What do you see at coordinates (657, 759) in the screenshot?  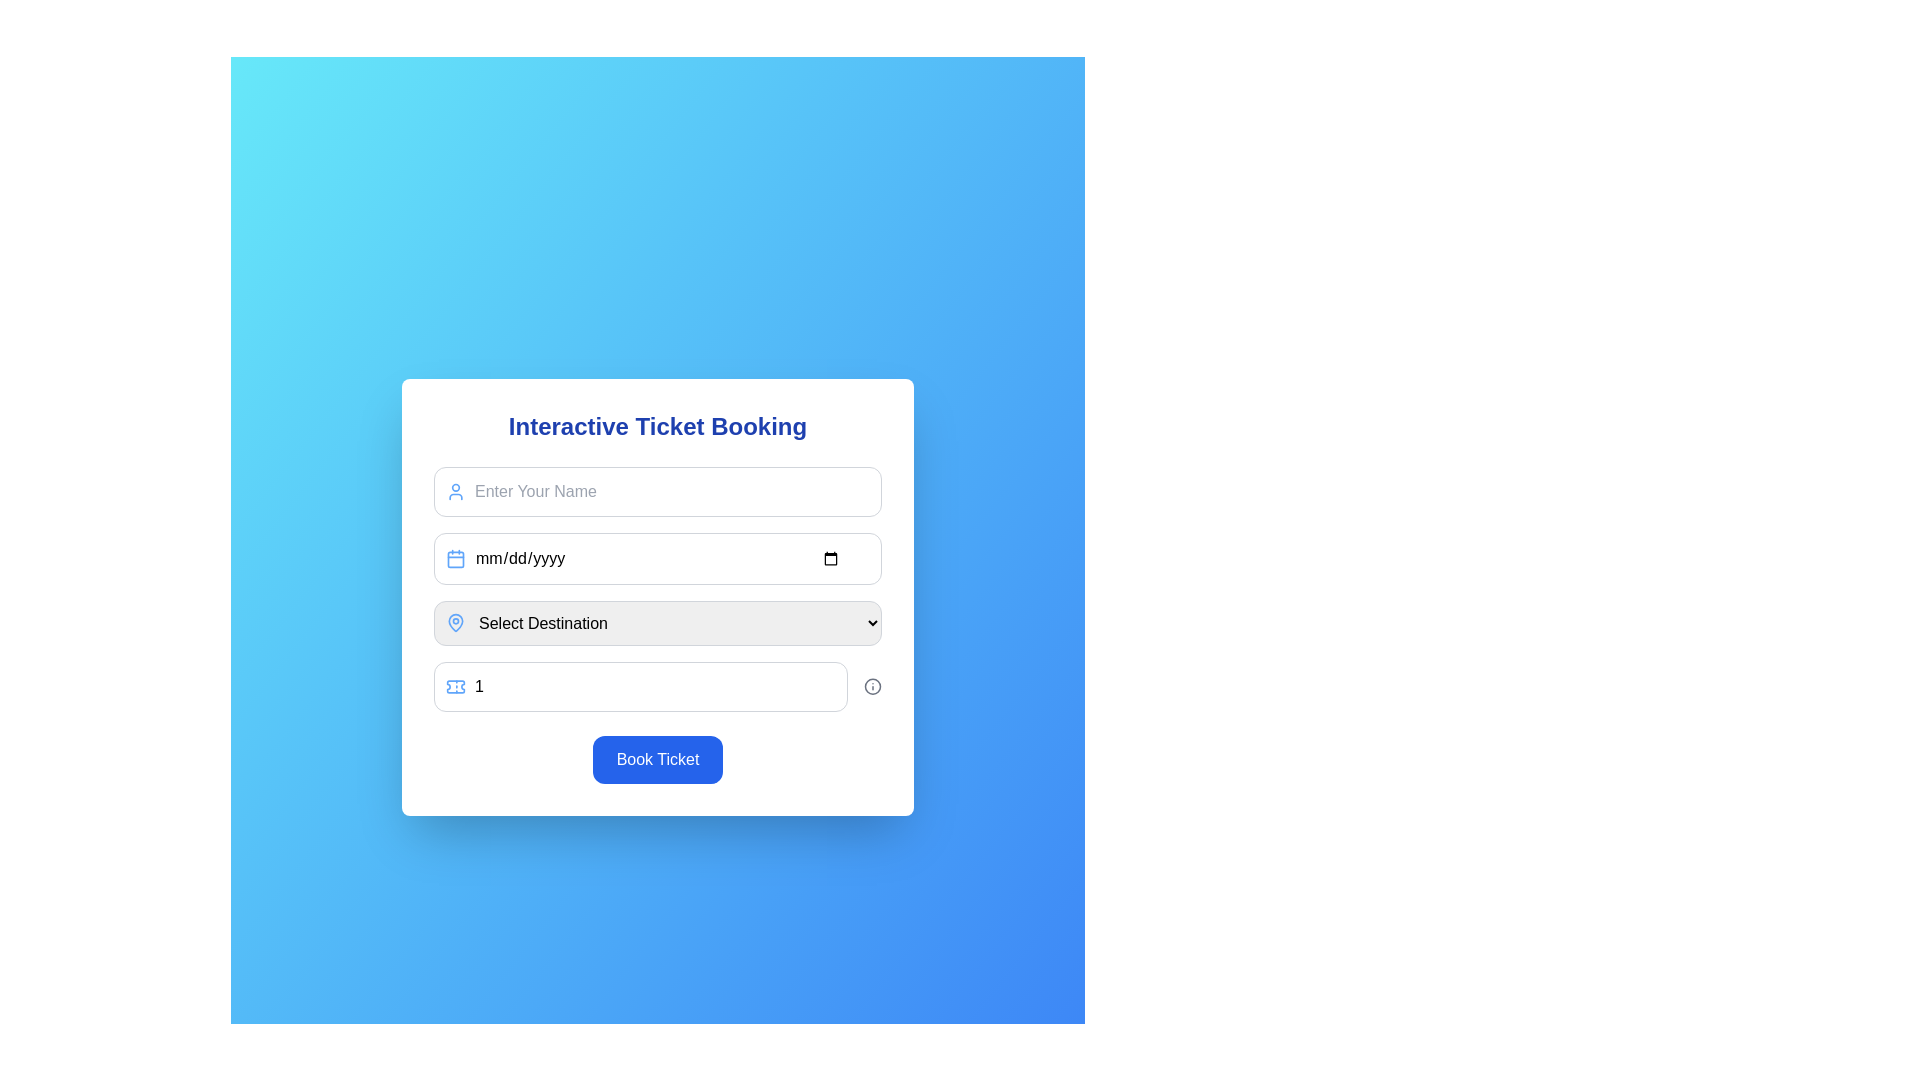 I see `the blue 'Book Ticket' button with rounded corners at the bottom of the ticket booking interface` at bounding box center [657, 759].